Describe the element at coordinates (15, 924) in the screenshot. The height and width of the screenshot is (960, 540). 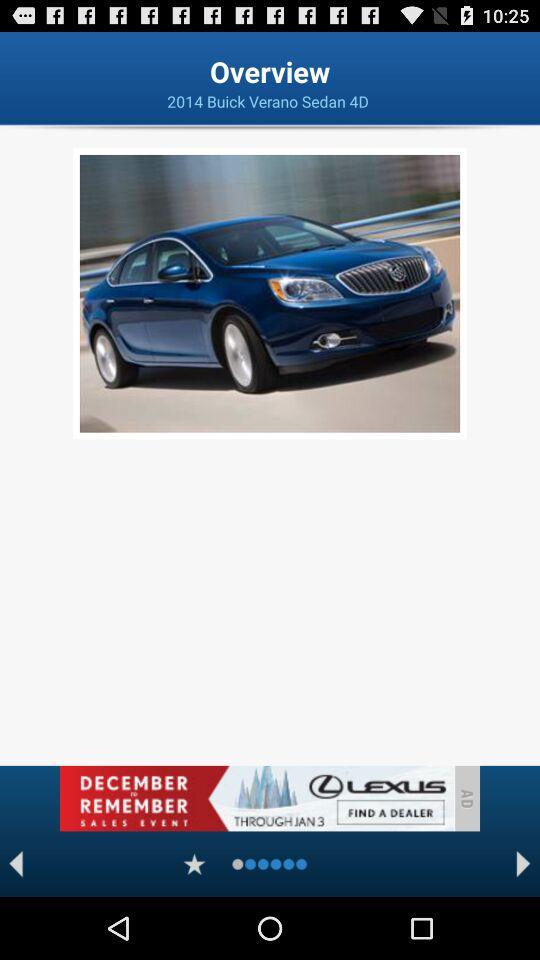
I see `the arrow_backward icon` at that location.